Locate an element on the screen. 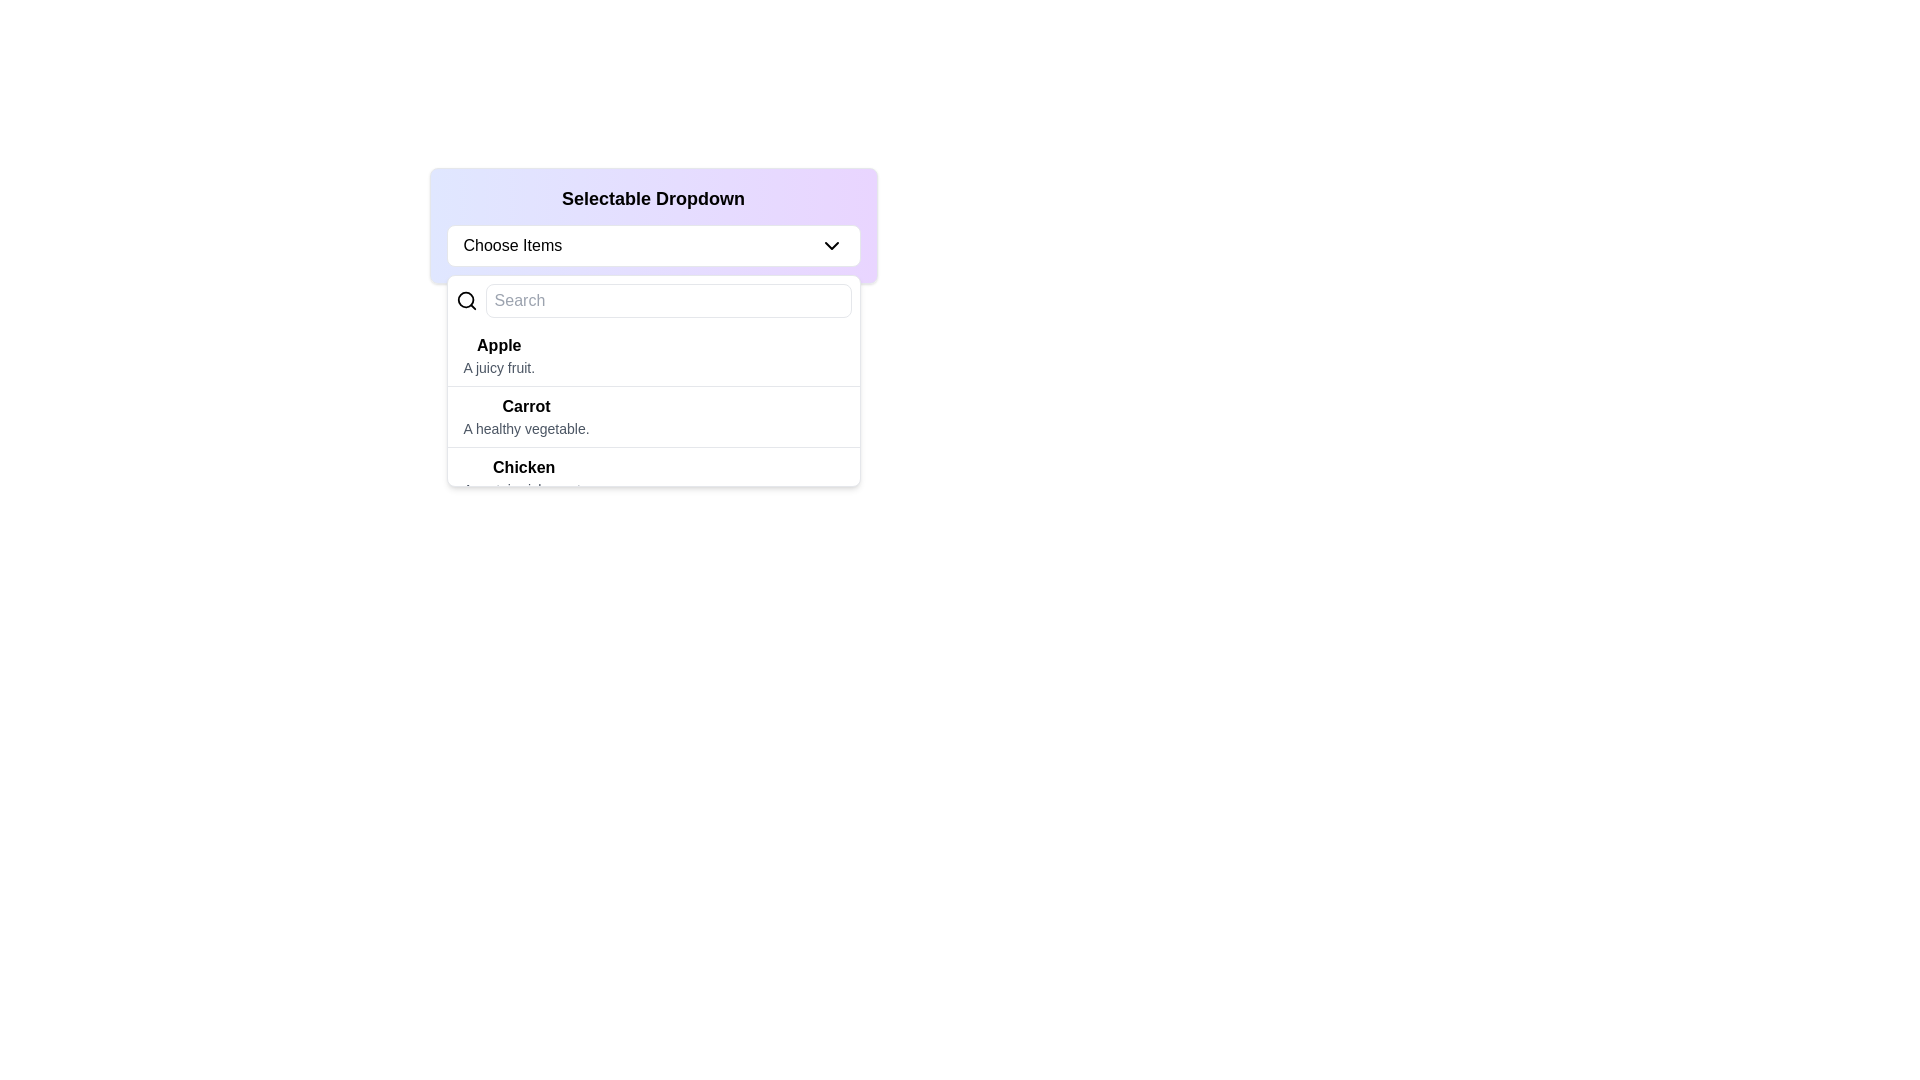  the Text label that provides clarification for the main content, located below the bolded text 'Chicken' in the dropdown list under the 'Selectable Dropdown' header is located at coordinates (524, 489).